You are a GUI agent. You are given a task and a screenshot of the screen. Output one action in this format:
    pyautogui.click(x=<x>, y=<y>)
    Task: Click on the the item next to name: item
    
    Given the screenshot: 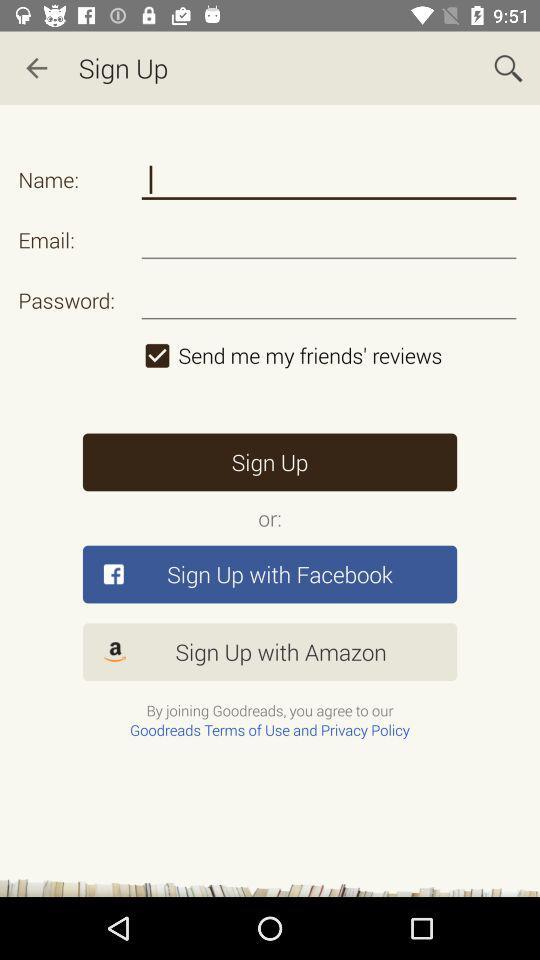 What is the action you would take?
    pyautogui.click(x=329, y=179)
    